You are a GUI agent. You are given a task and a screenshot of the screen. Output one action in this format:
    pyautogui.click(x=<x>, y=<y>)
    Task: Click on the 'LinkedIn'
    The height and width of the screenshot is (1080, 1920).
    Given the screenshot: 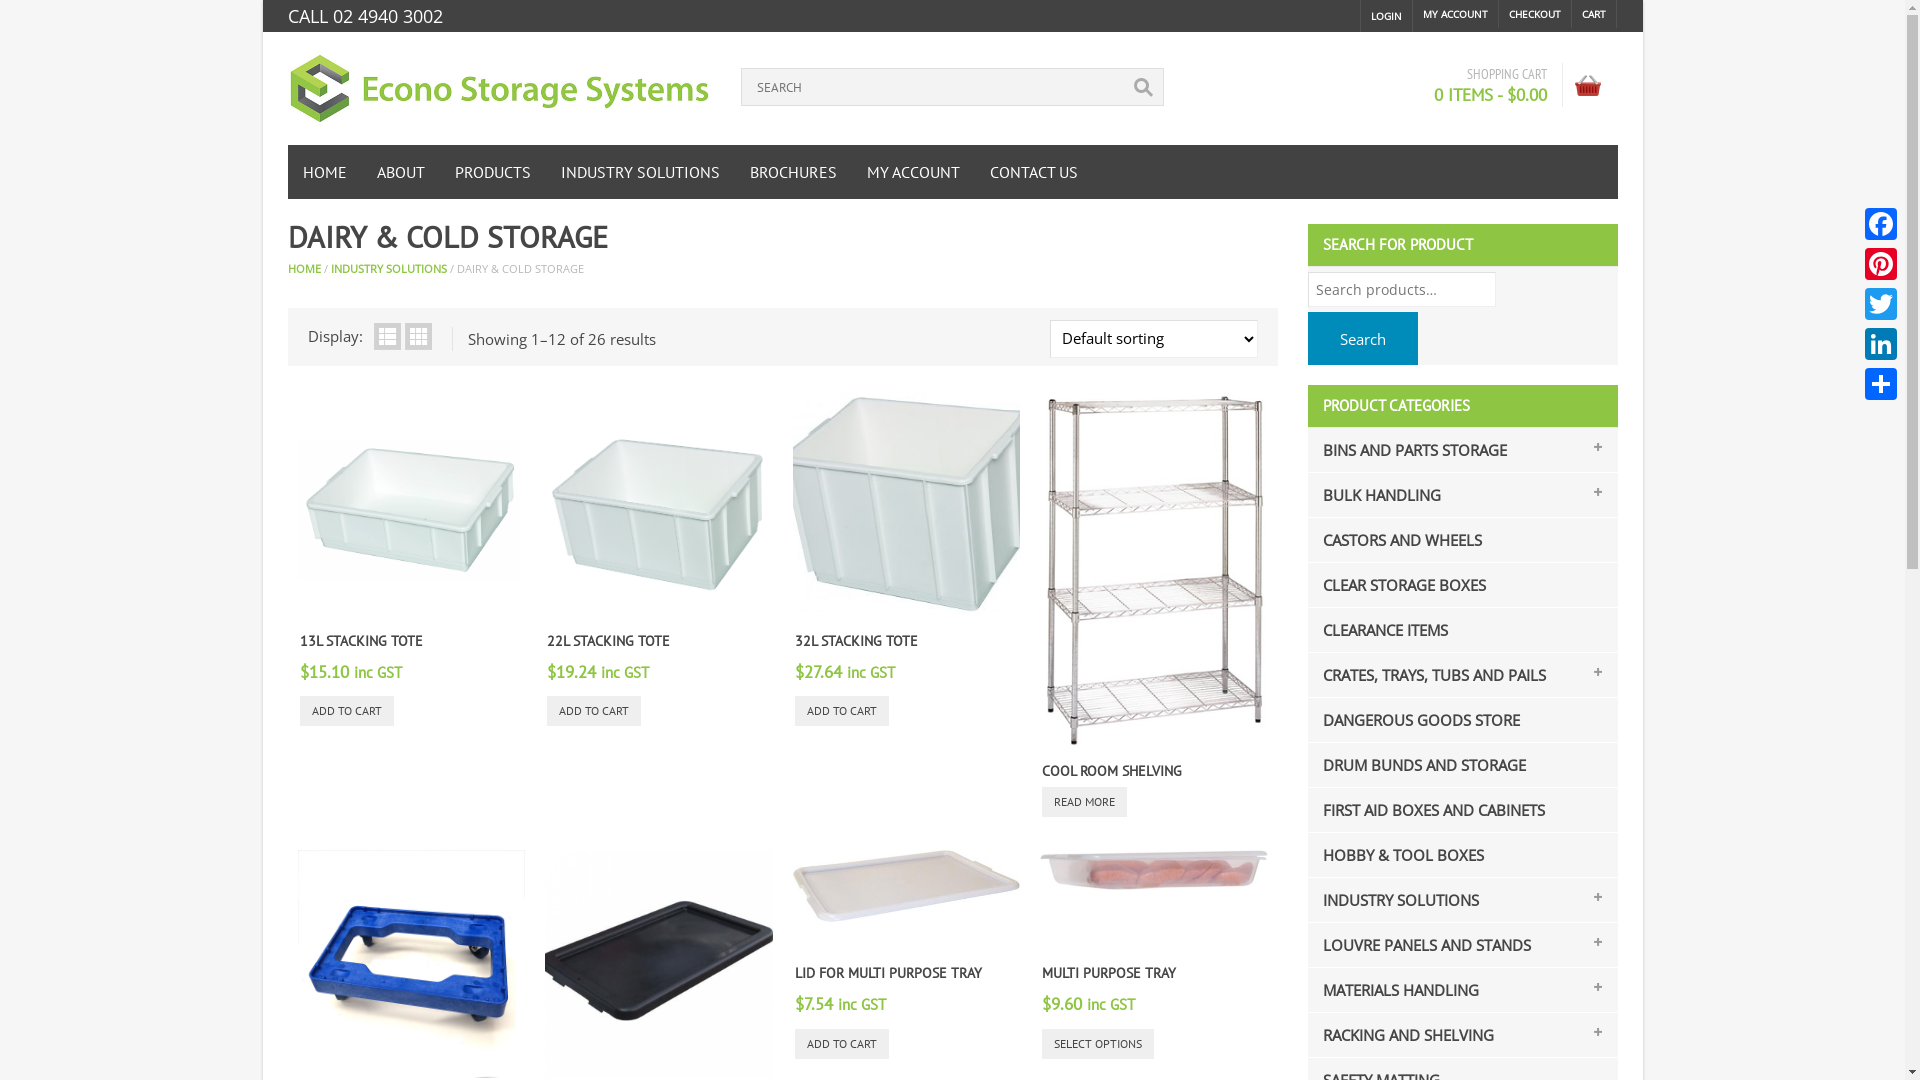 What is the action you would take?
    pyautogui.click(x=1860, y=342)
    